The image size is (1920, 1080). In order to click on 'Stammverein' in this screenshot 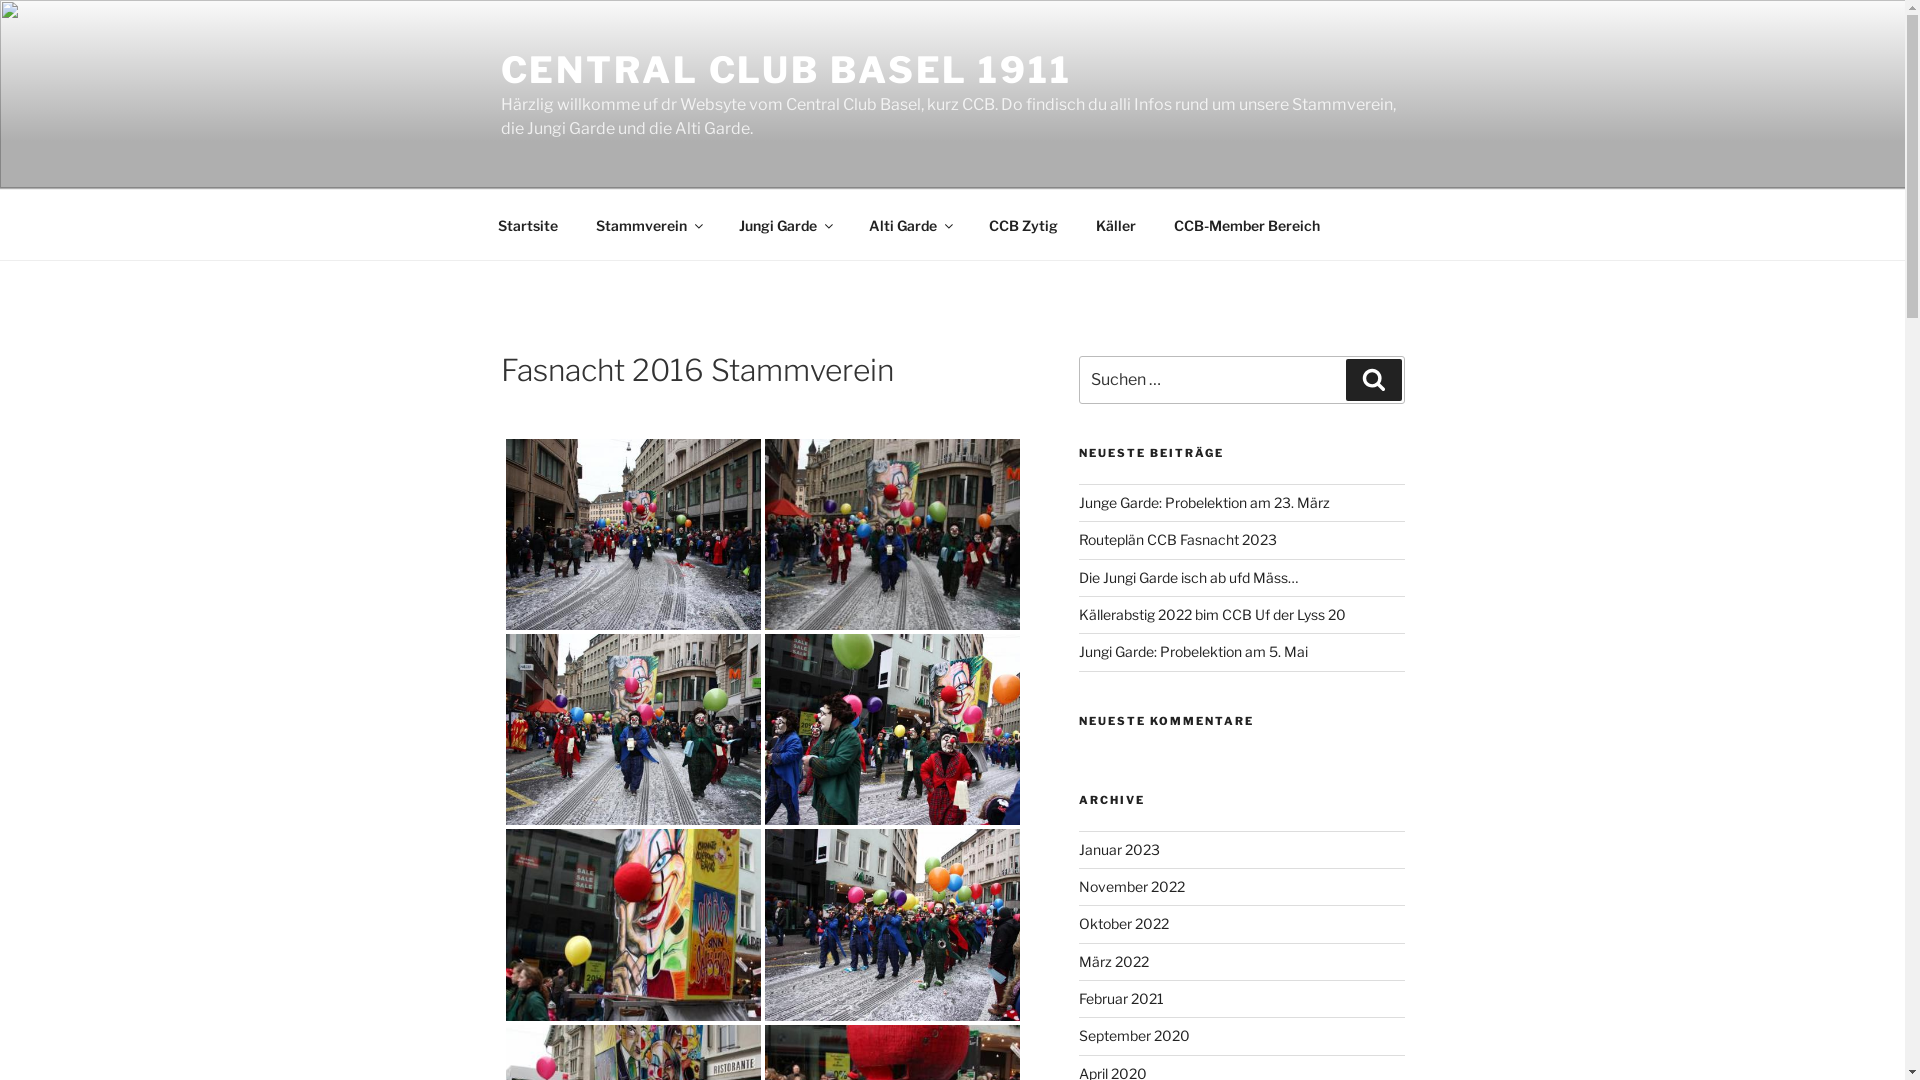, I will do `click(648, 224)`.